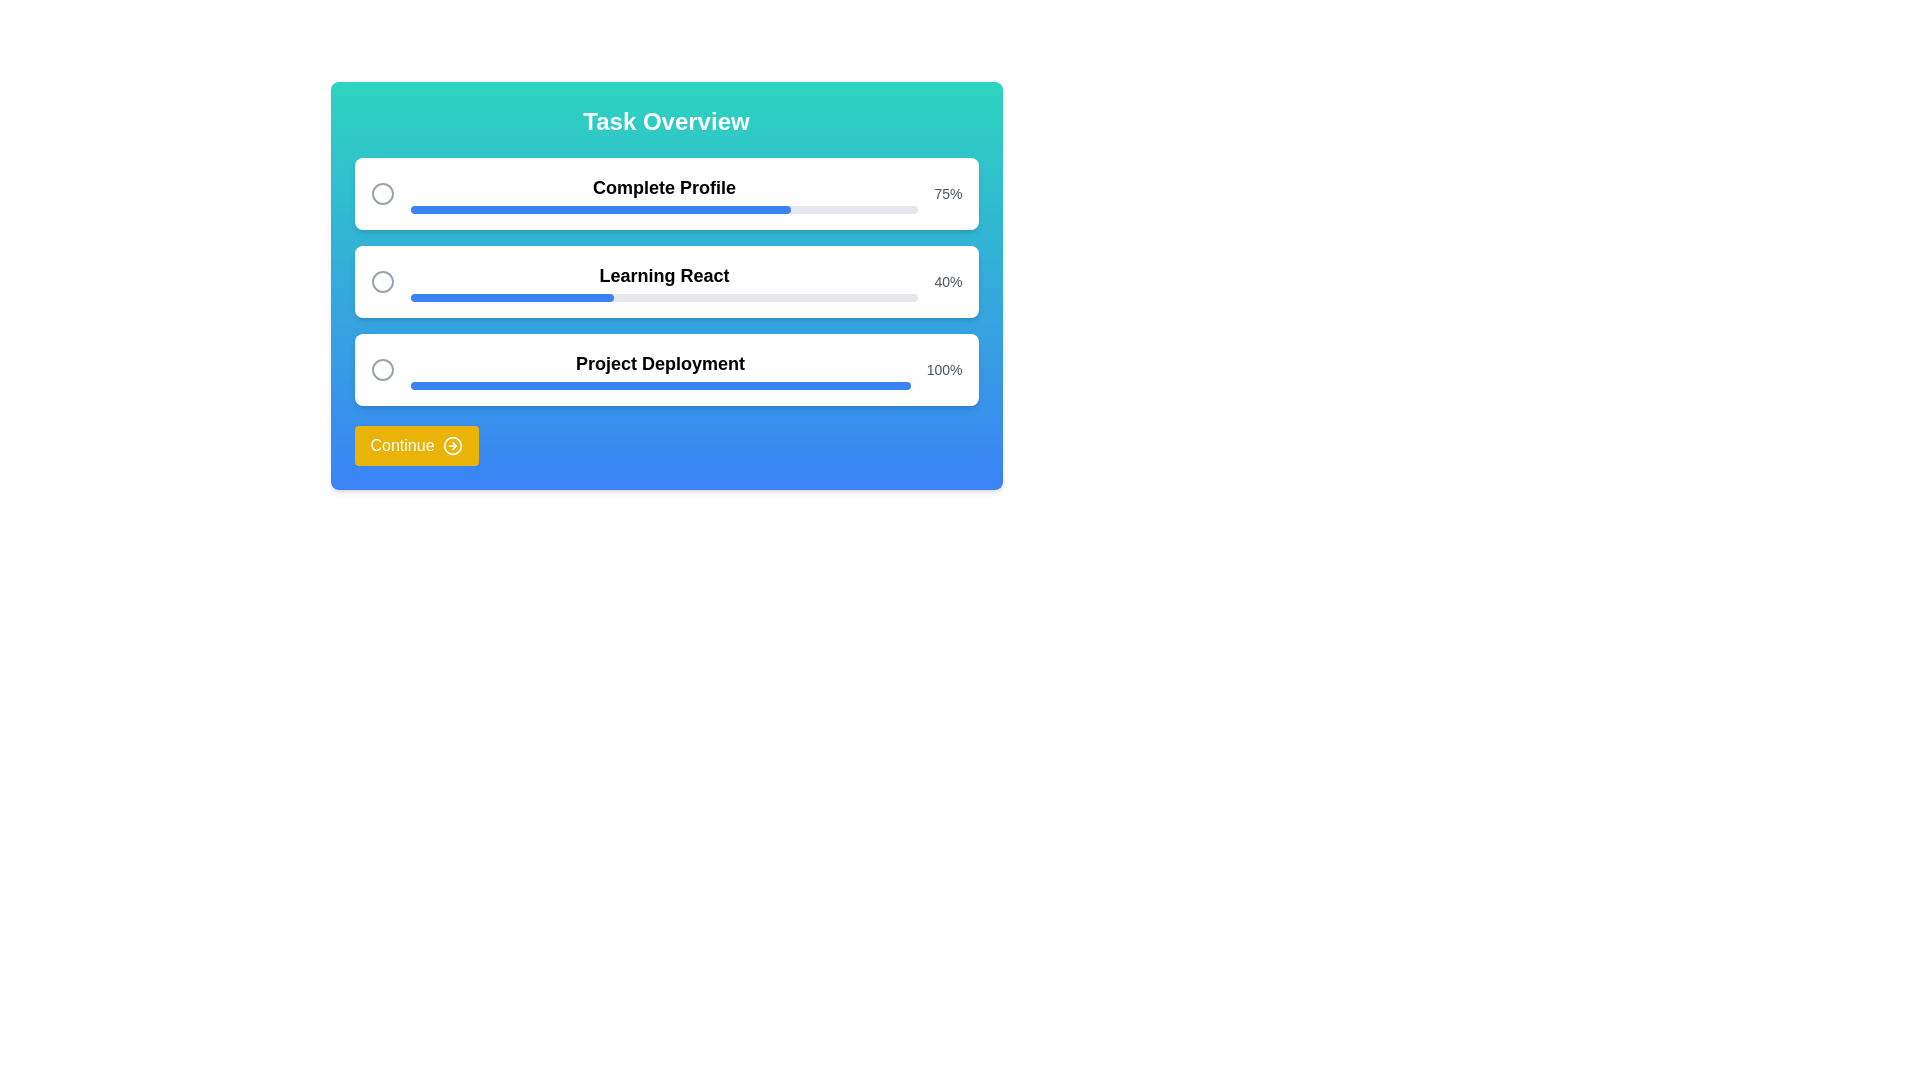 The width and height of the screenshot is (1920, 1080). Describe the element at coordinates (664, 209) in the screenshot. I see `the progress bar indicating 75% completion of the 'Complete Profile' task, located below the 'Complete Profile' text in the first progress bar section` at that location.